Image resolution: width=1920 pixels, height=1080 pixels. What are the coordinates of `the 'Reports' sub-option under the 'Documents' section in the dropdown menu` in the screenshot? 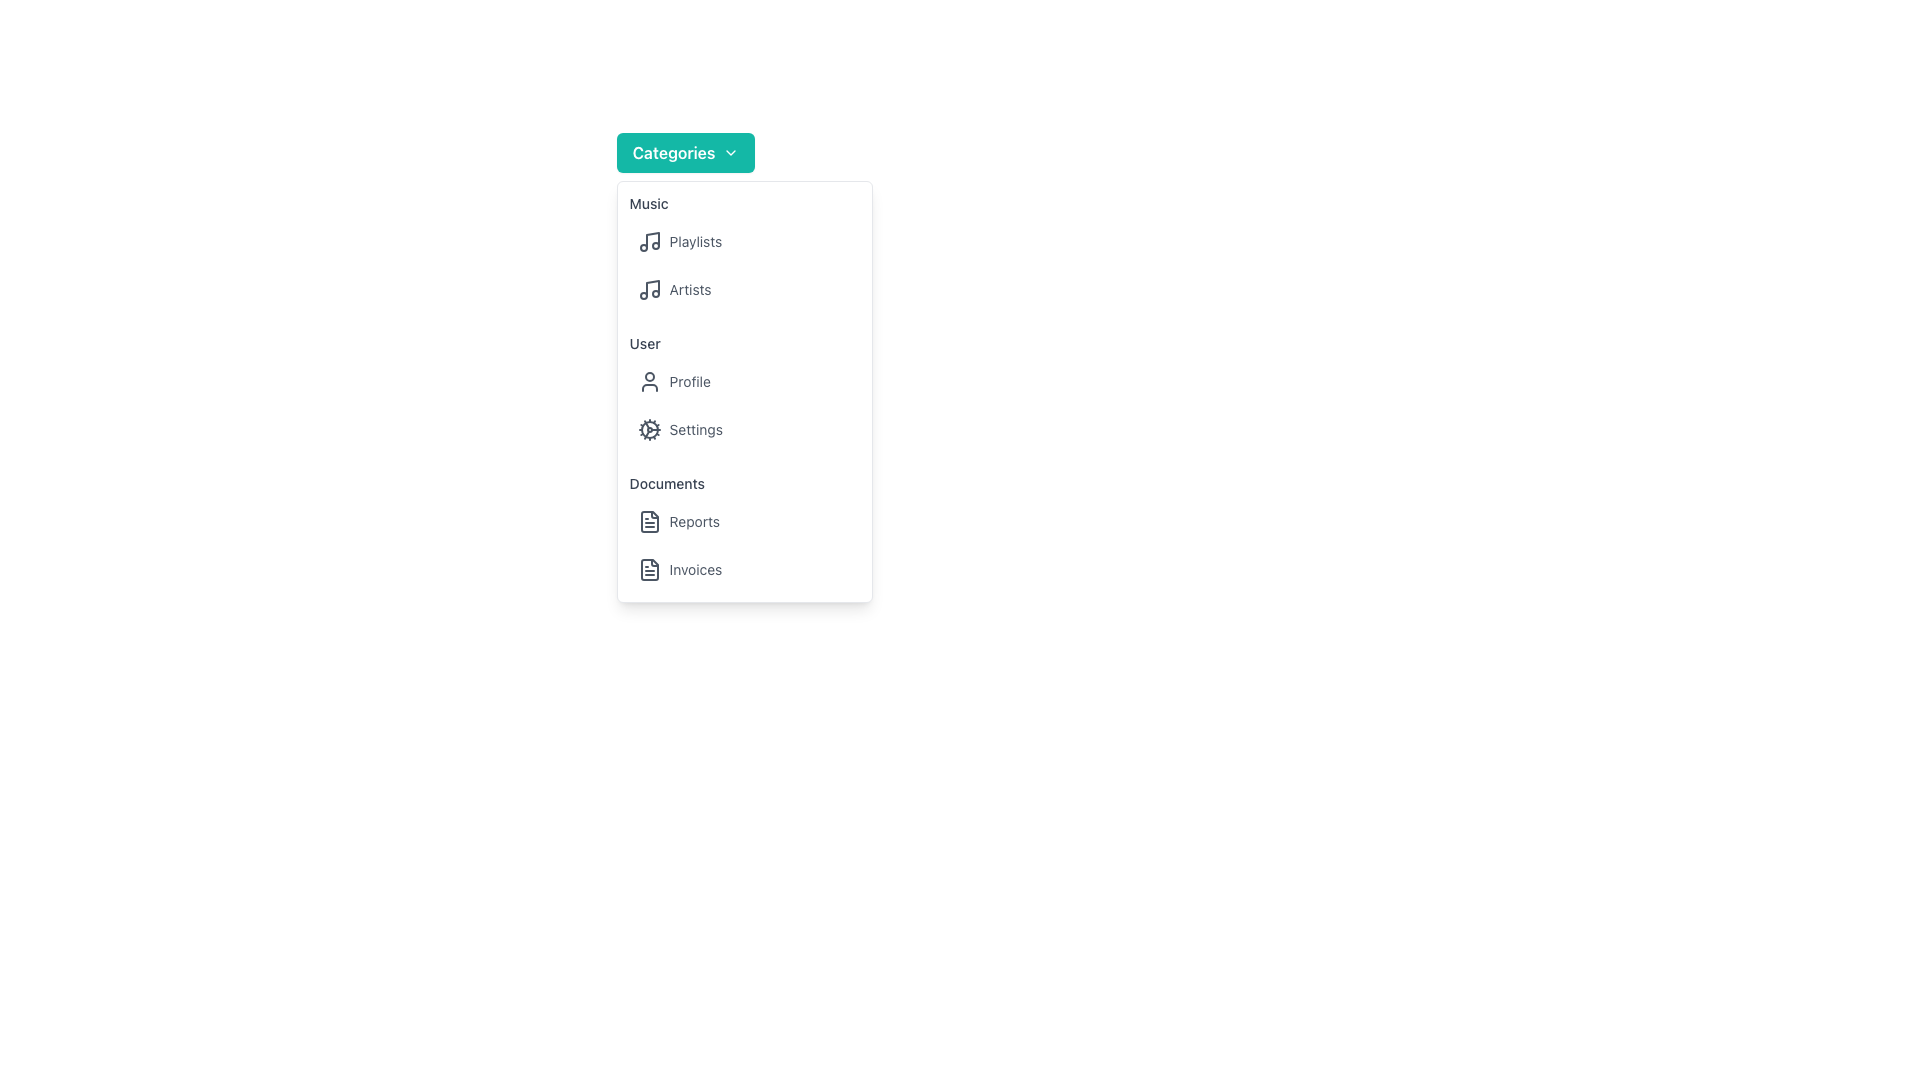 It's located at (743, 531).